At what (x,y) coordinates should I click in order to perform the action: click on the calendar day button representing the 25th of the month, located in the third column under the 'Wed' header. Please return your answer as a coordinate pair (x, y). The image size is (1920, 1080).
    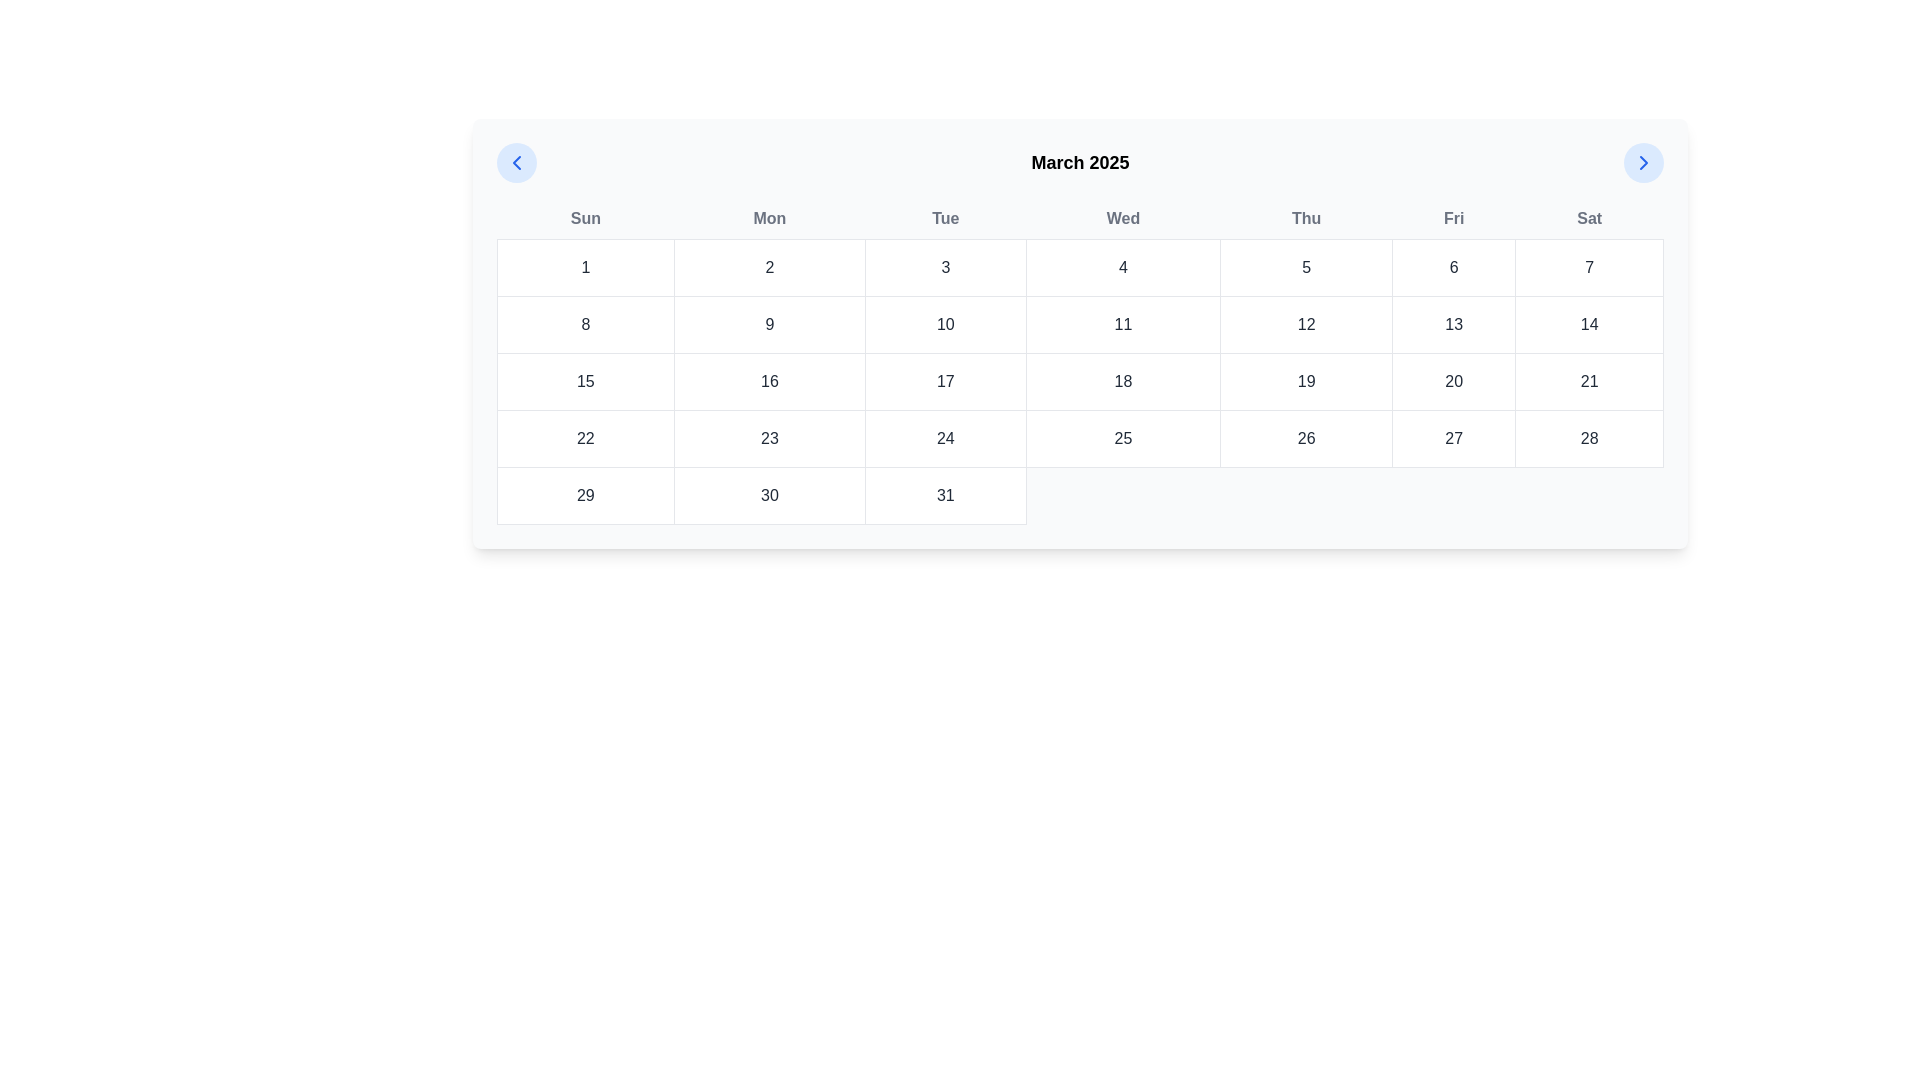
    Looking at the image, I should click on (1123, 438).